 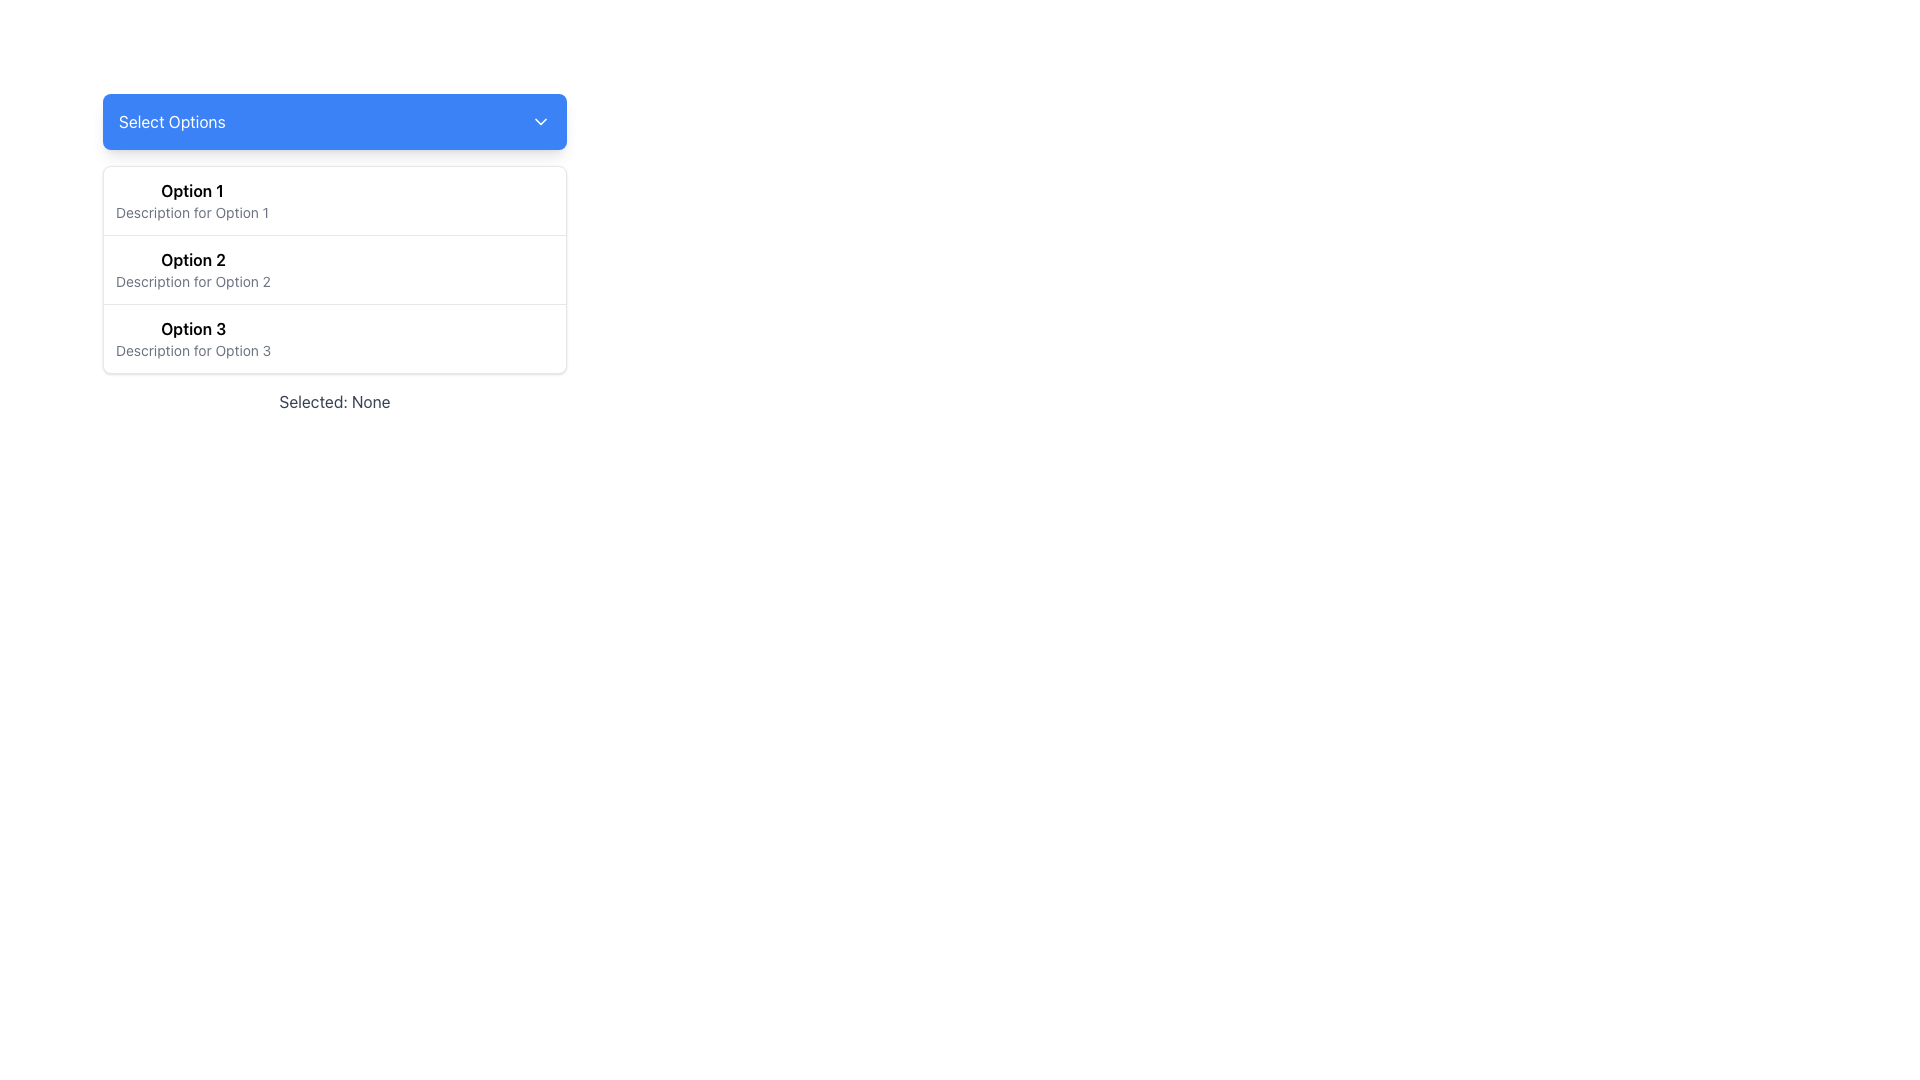 What do you see at coordinates (335, 337) in the screenshot?
I see `the list item titled 'Option 3' which contains a bold title and a gray description, located in the dropdown menu below 'Option 1' and 'Option 2'` at bounding box center [335, 337].